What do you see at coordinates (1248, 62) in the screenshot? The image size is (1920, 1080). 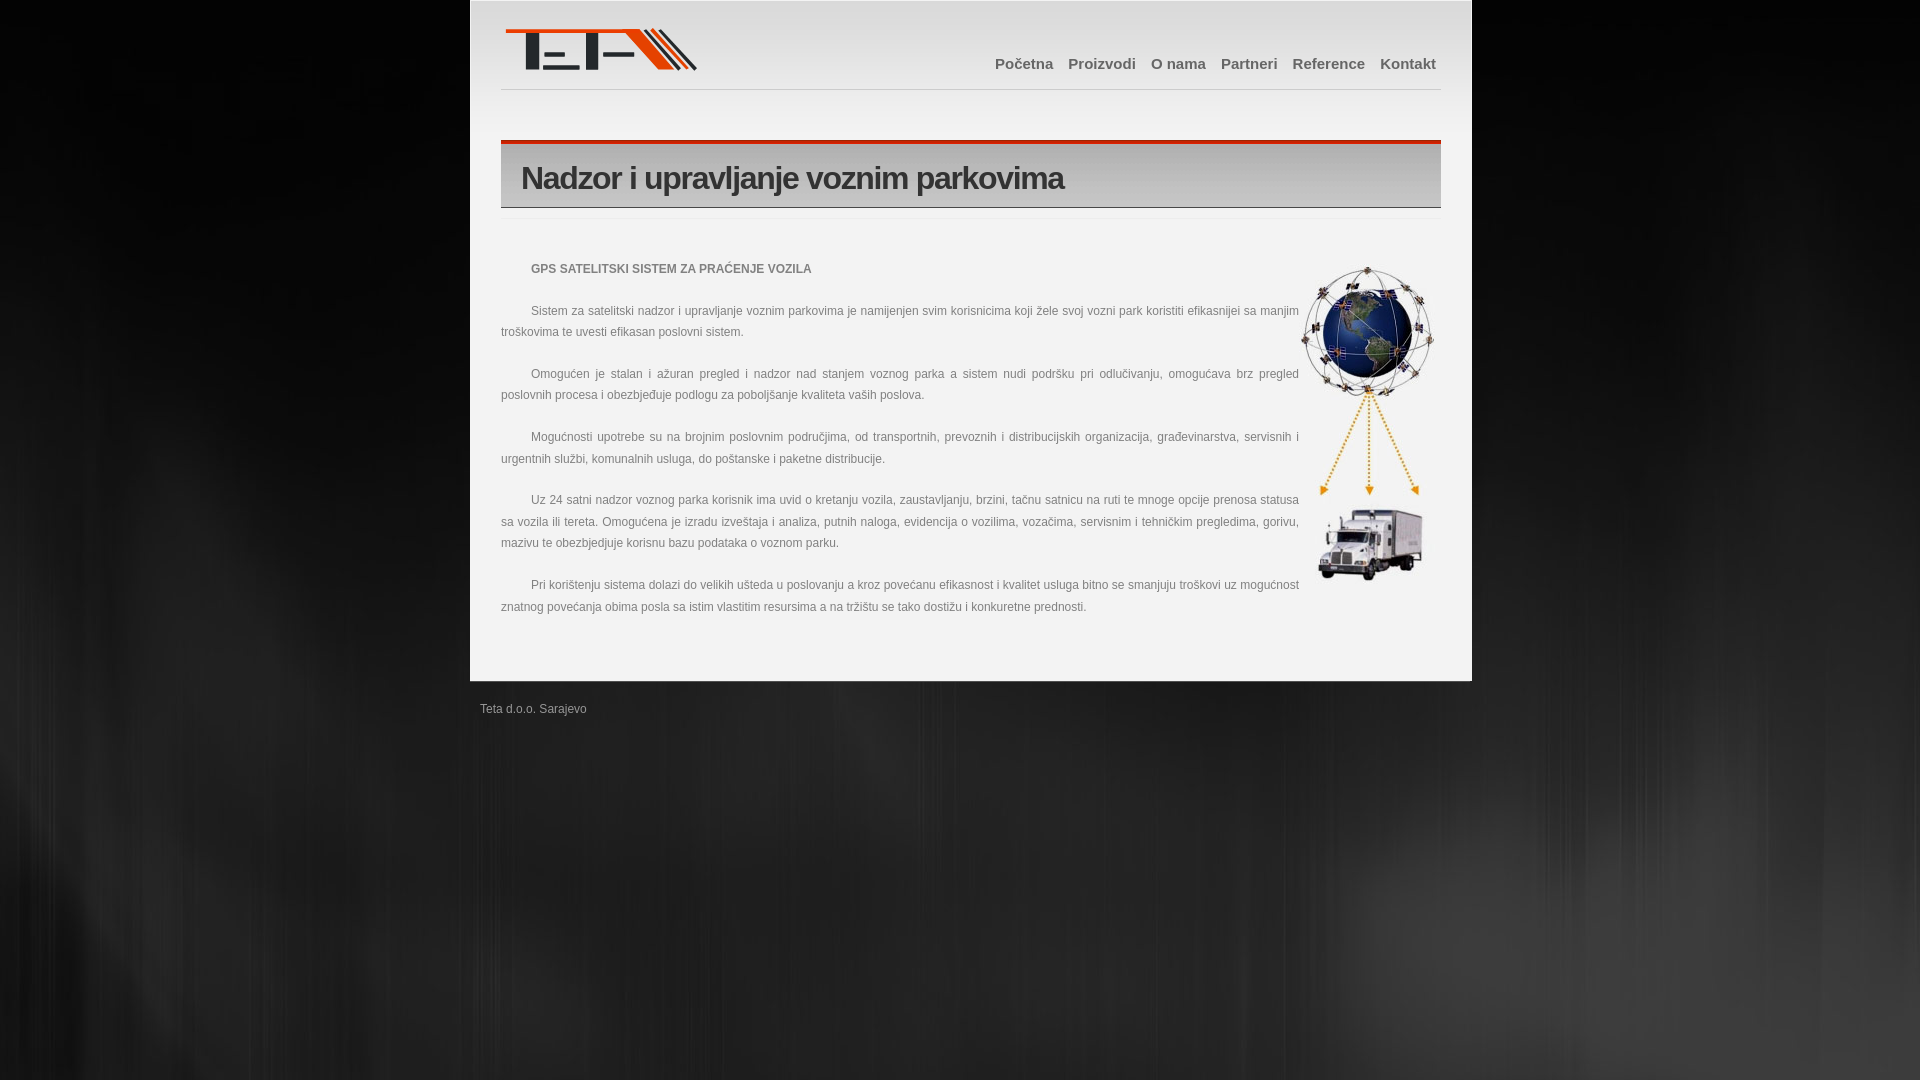 I see `'Partneri'` at bounding box center [1248, 62].